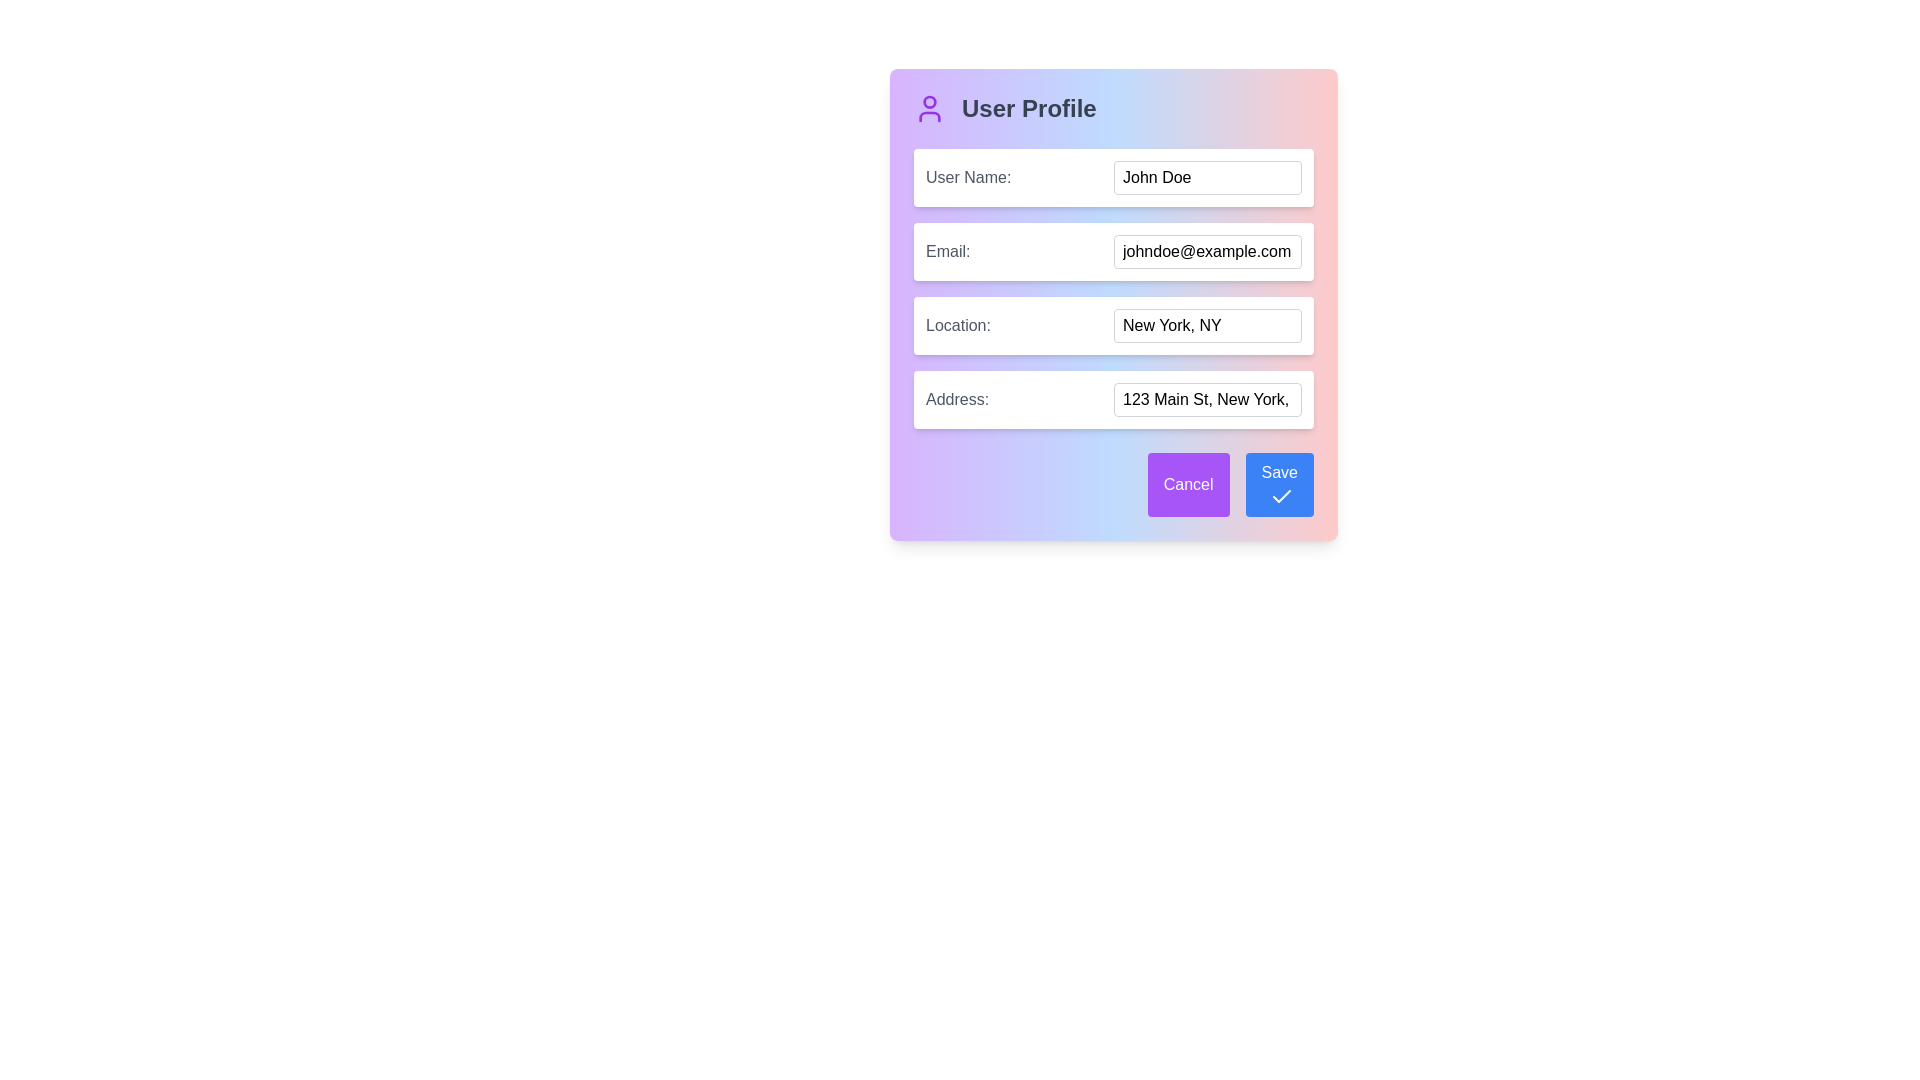 The height and width of the screenshot is (1080, 1920). Describe the element at coordinates (1112, 325) in the screenshot. I see `the Form field labeled 'Location:' which contains the text input displaying 'New York, NY'` at that location.